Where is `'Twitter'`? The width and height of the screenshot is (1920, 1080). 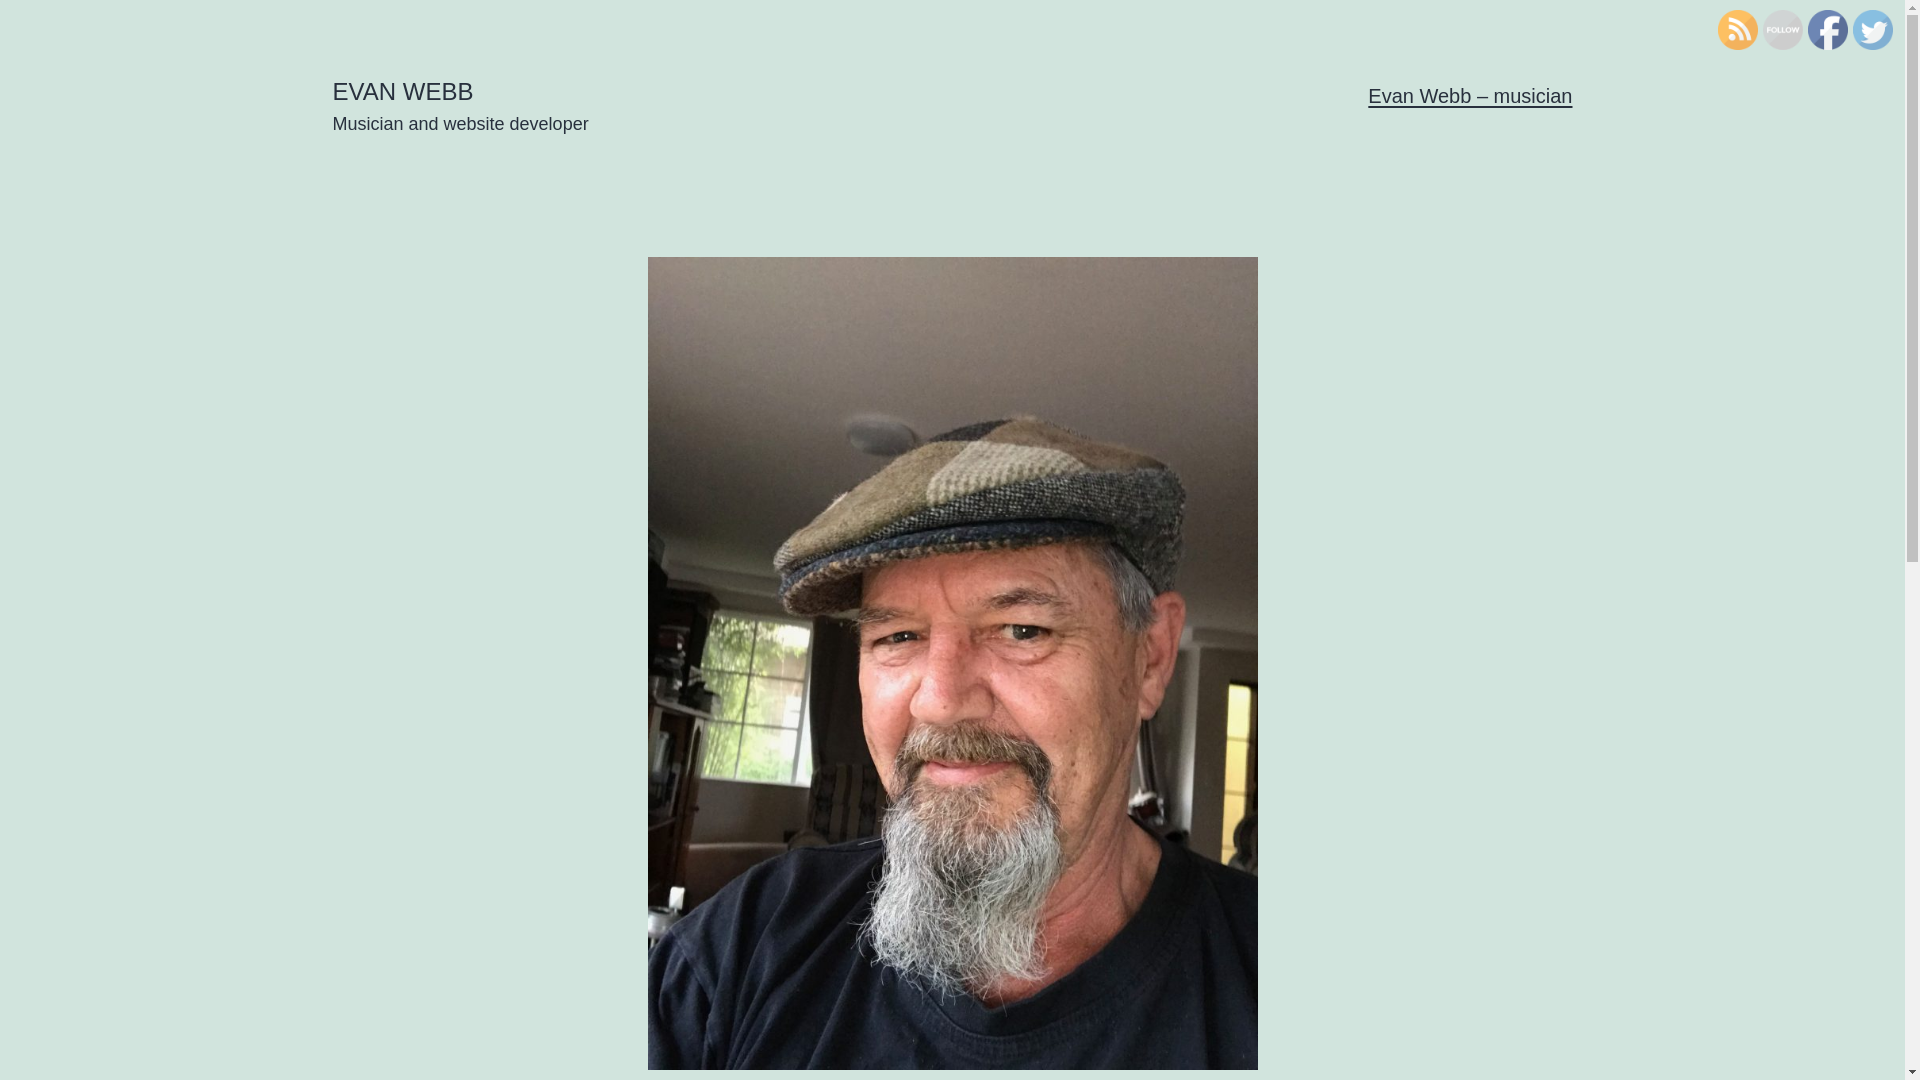 'Twitter' is located at coordinates (1871, 30).